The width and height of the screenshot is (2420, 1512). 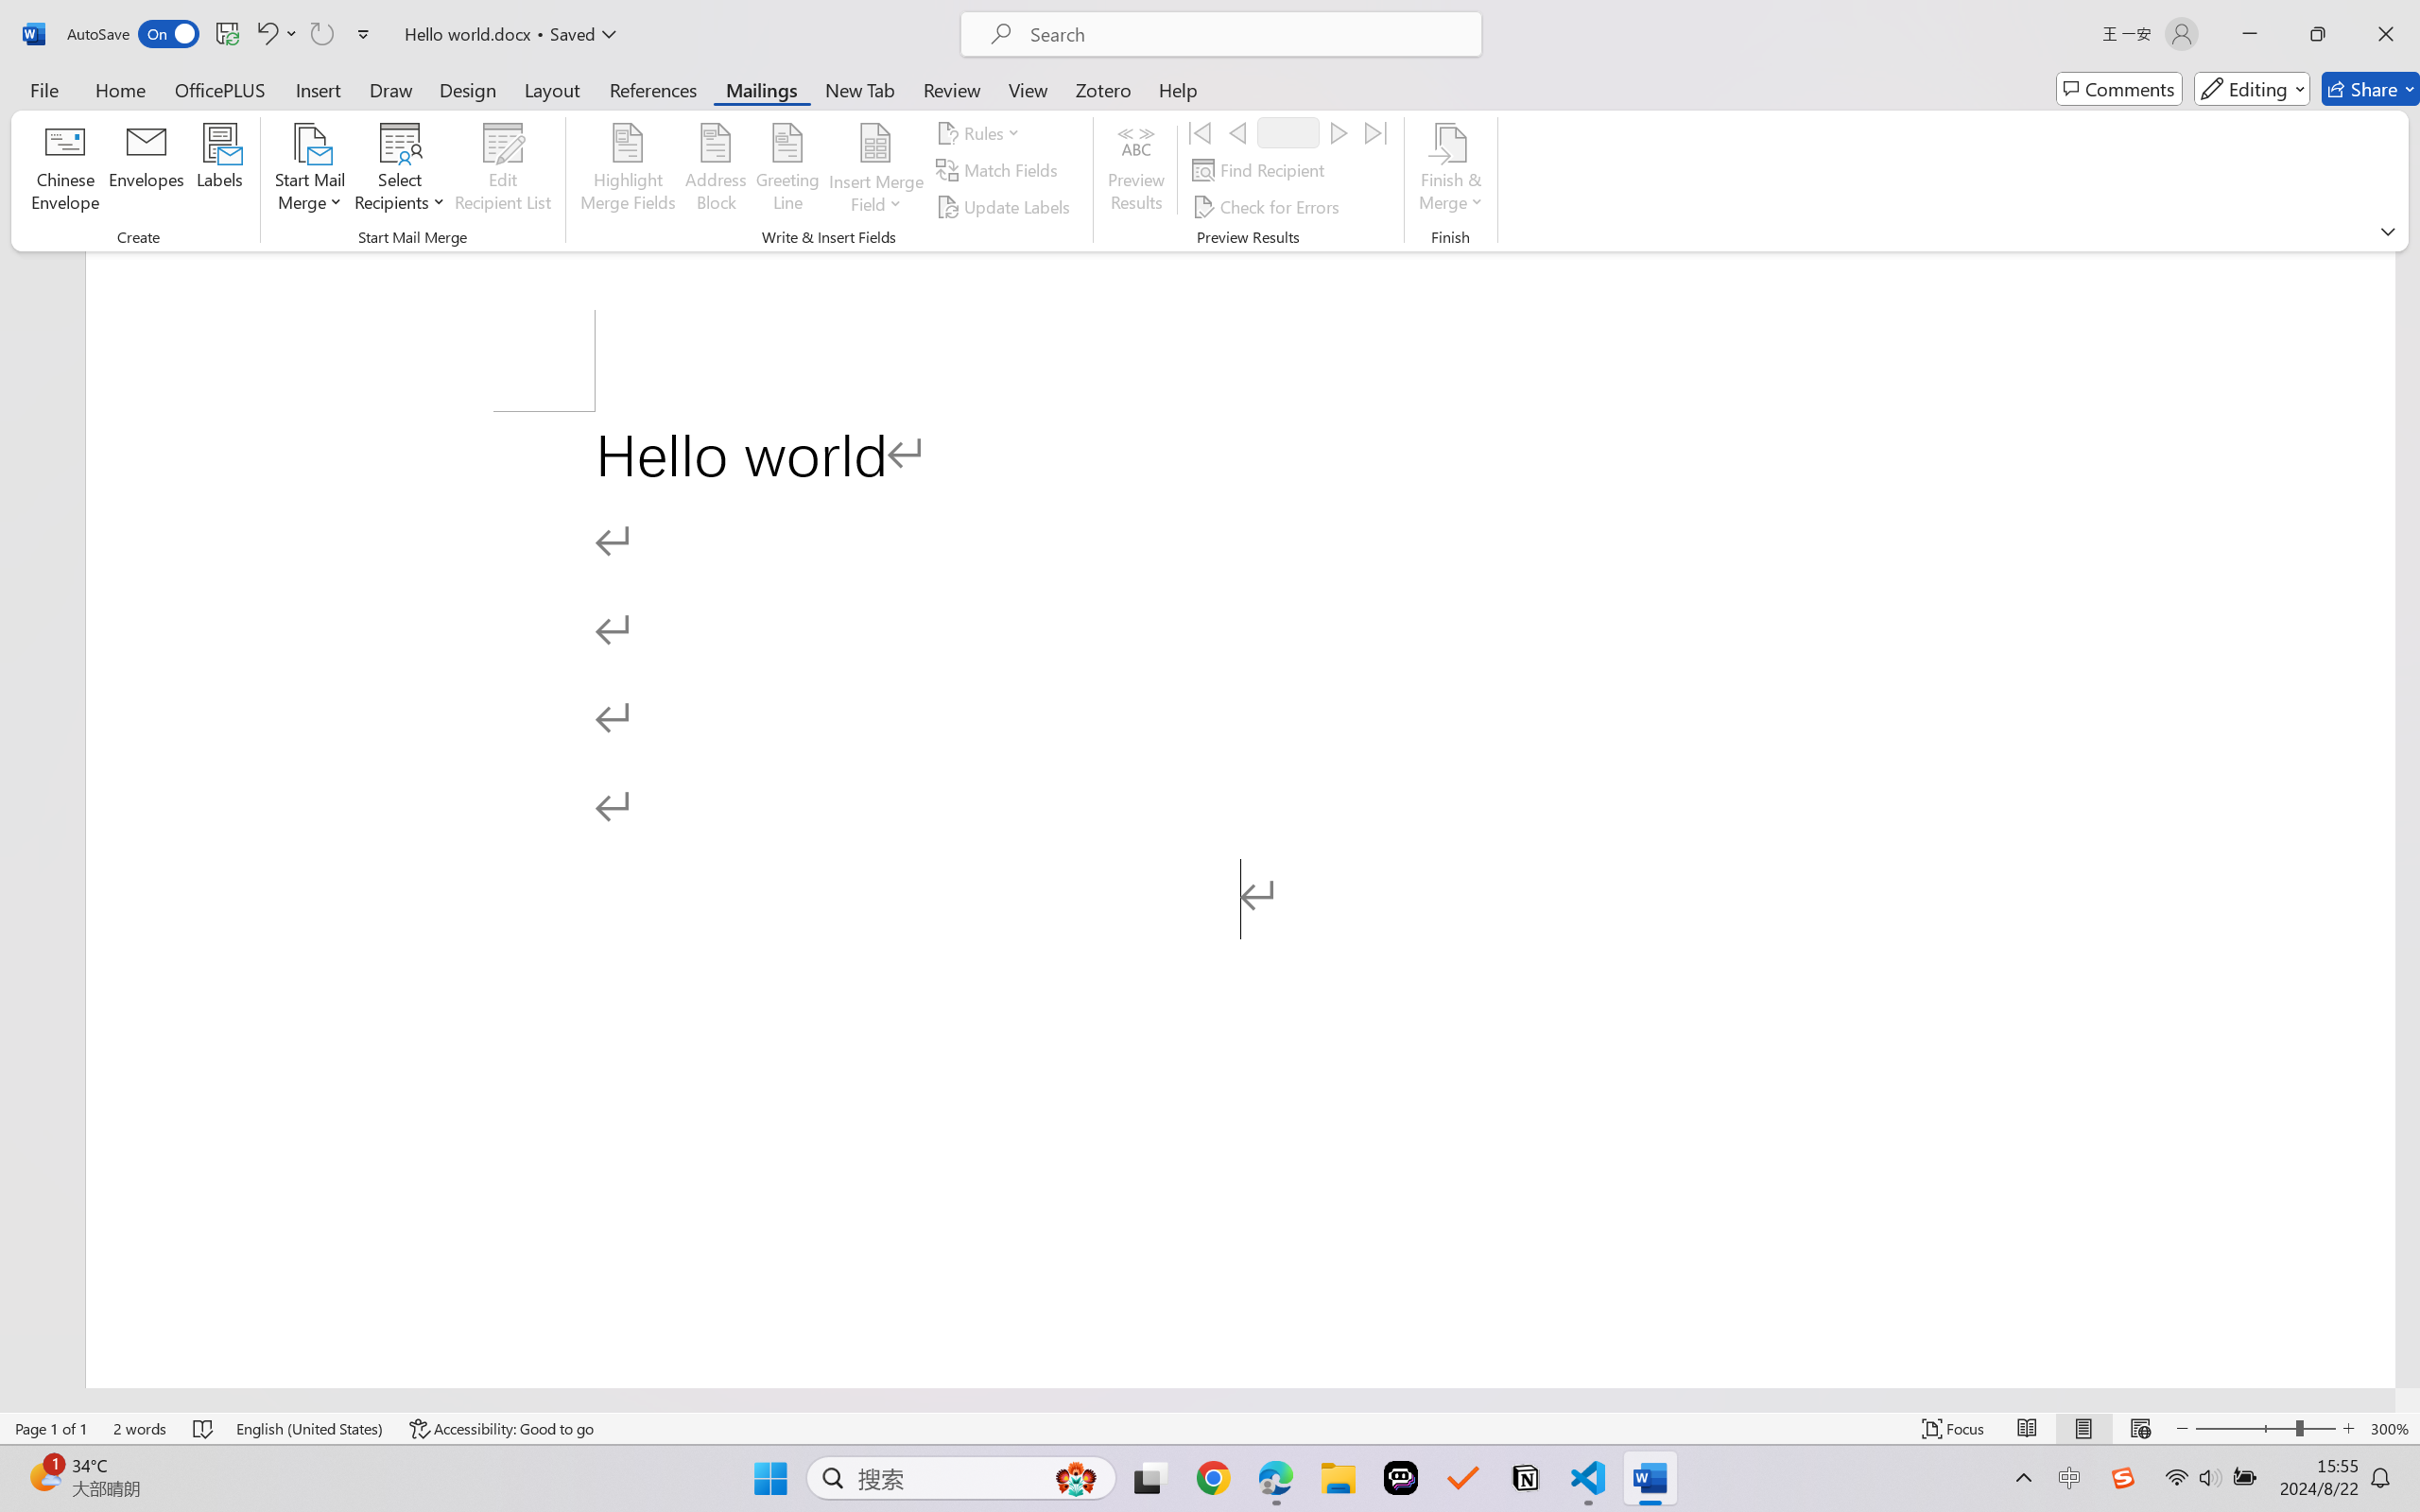 I want to click on 'Undo Click and Type Formatting', so click(x=274, y=33).